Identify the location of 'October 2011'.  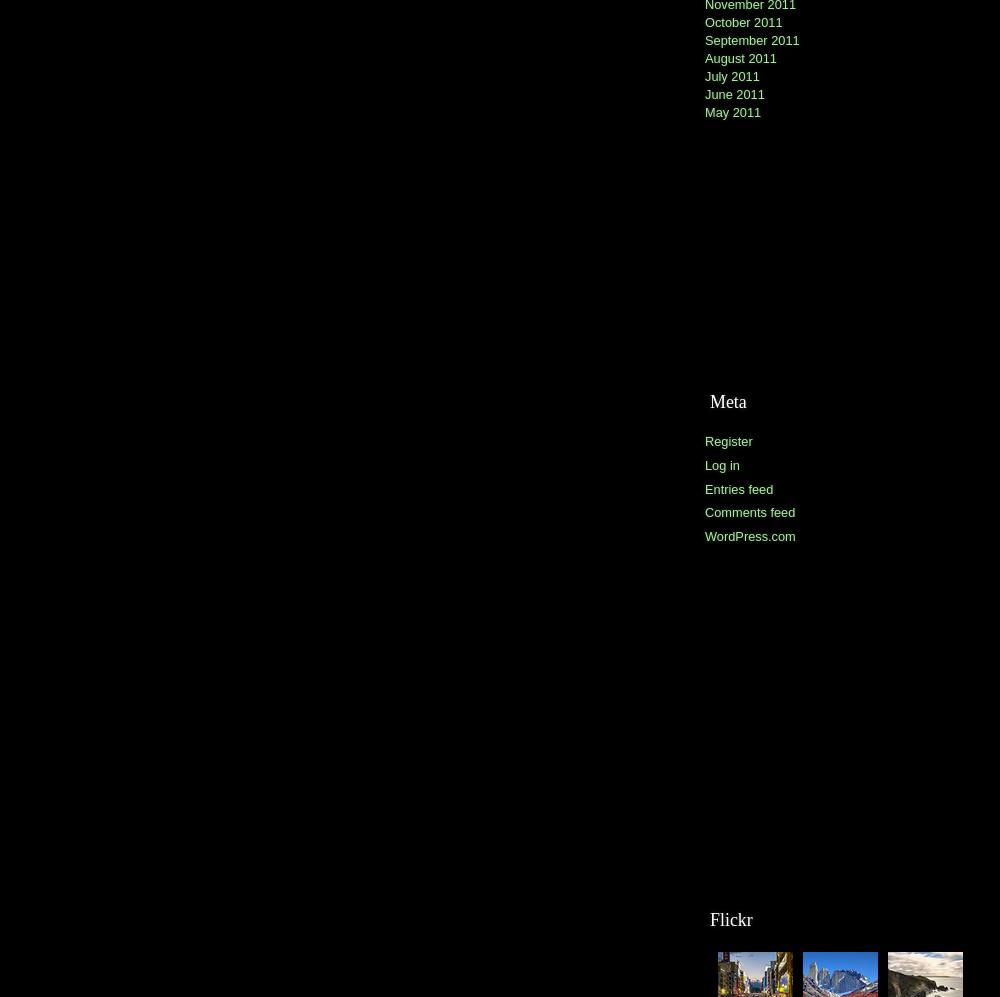
(704, 22).